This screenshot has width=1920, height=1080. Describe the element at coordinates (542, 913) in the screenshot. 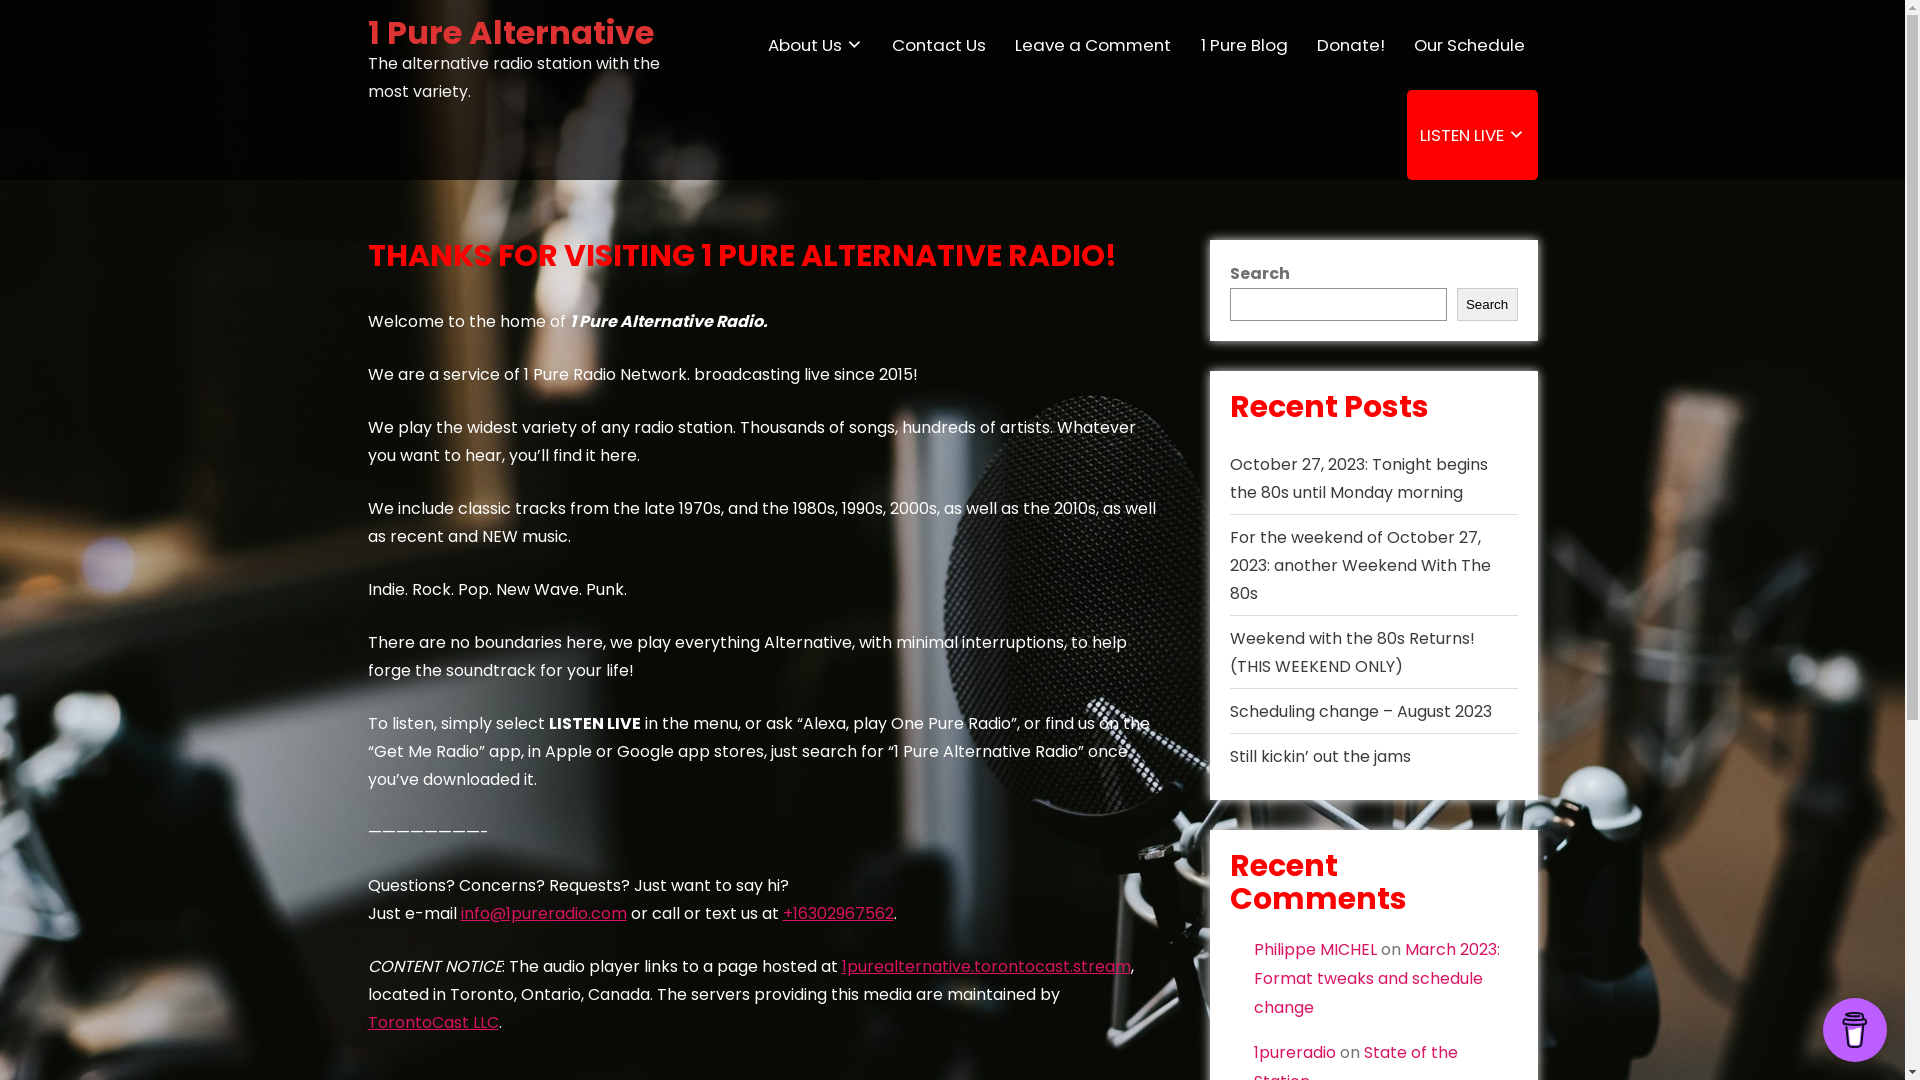

I see `'info@1pureradio.com'` at that location.